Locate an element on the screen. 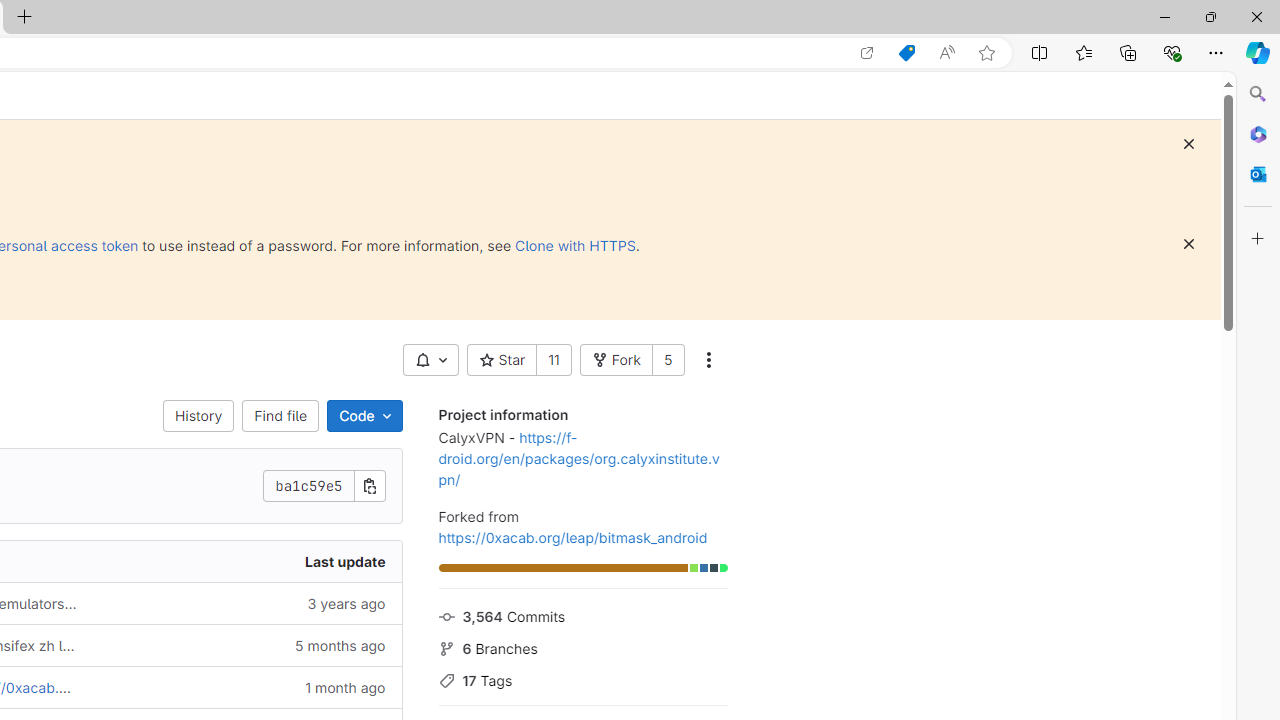 The height and width of the screenshot is (720, 1280). 'Find file' is located at coordinates (279, 415).